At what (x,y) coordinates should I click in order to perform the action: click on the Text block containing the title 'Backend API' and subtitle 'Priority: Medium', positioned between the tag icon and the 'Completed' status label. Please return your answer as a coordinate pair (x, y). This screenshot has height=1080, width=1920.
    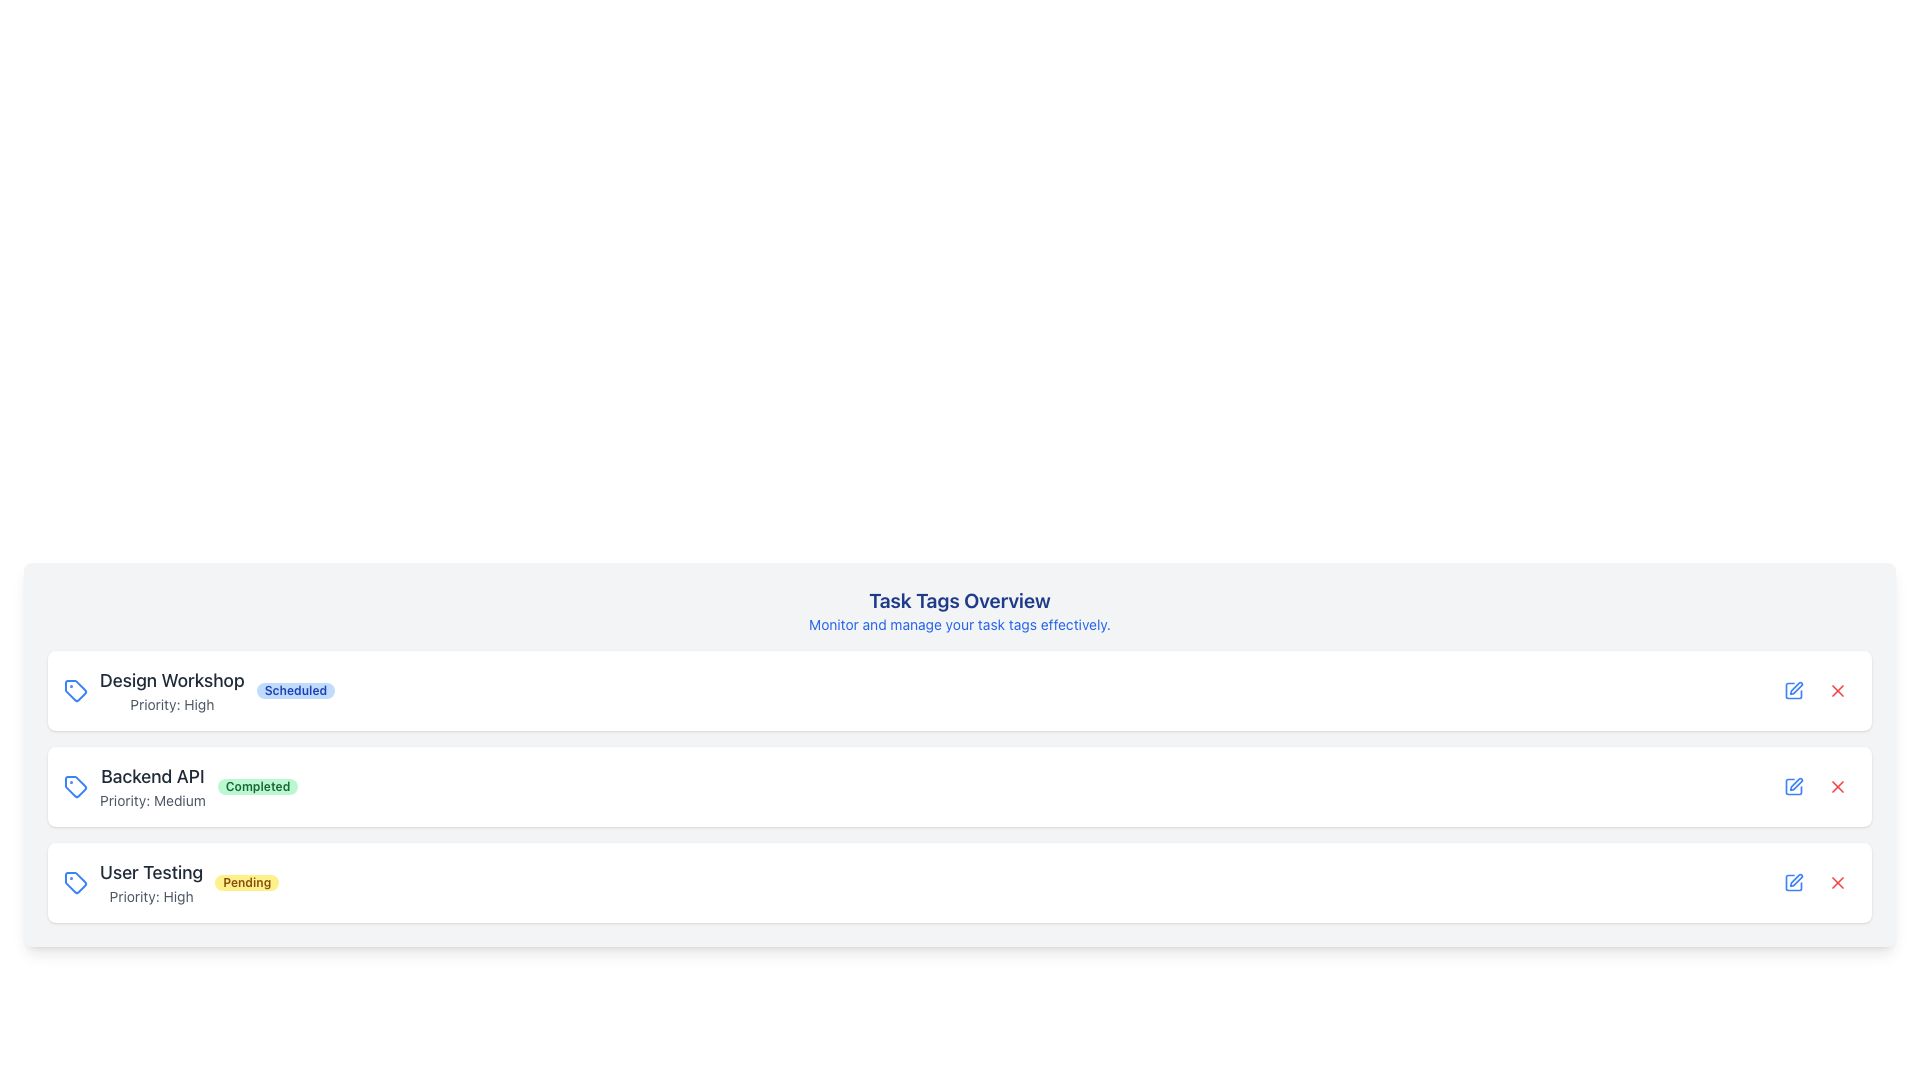
    Looking at the image, I should click on (151, 785).